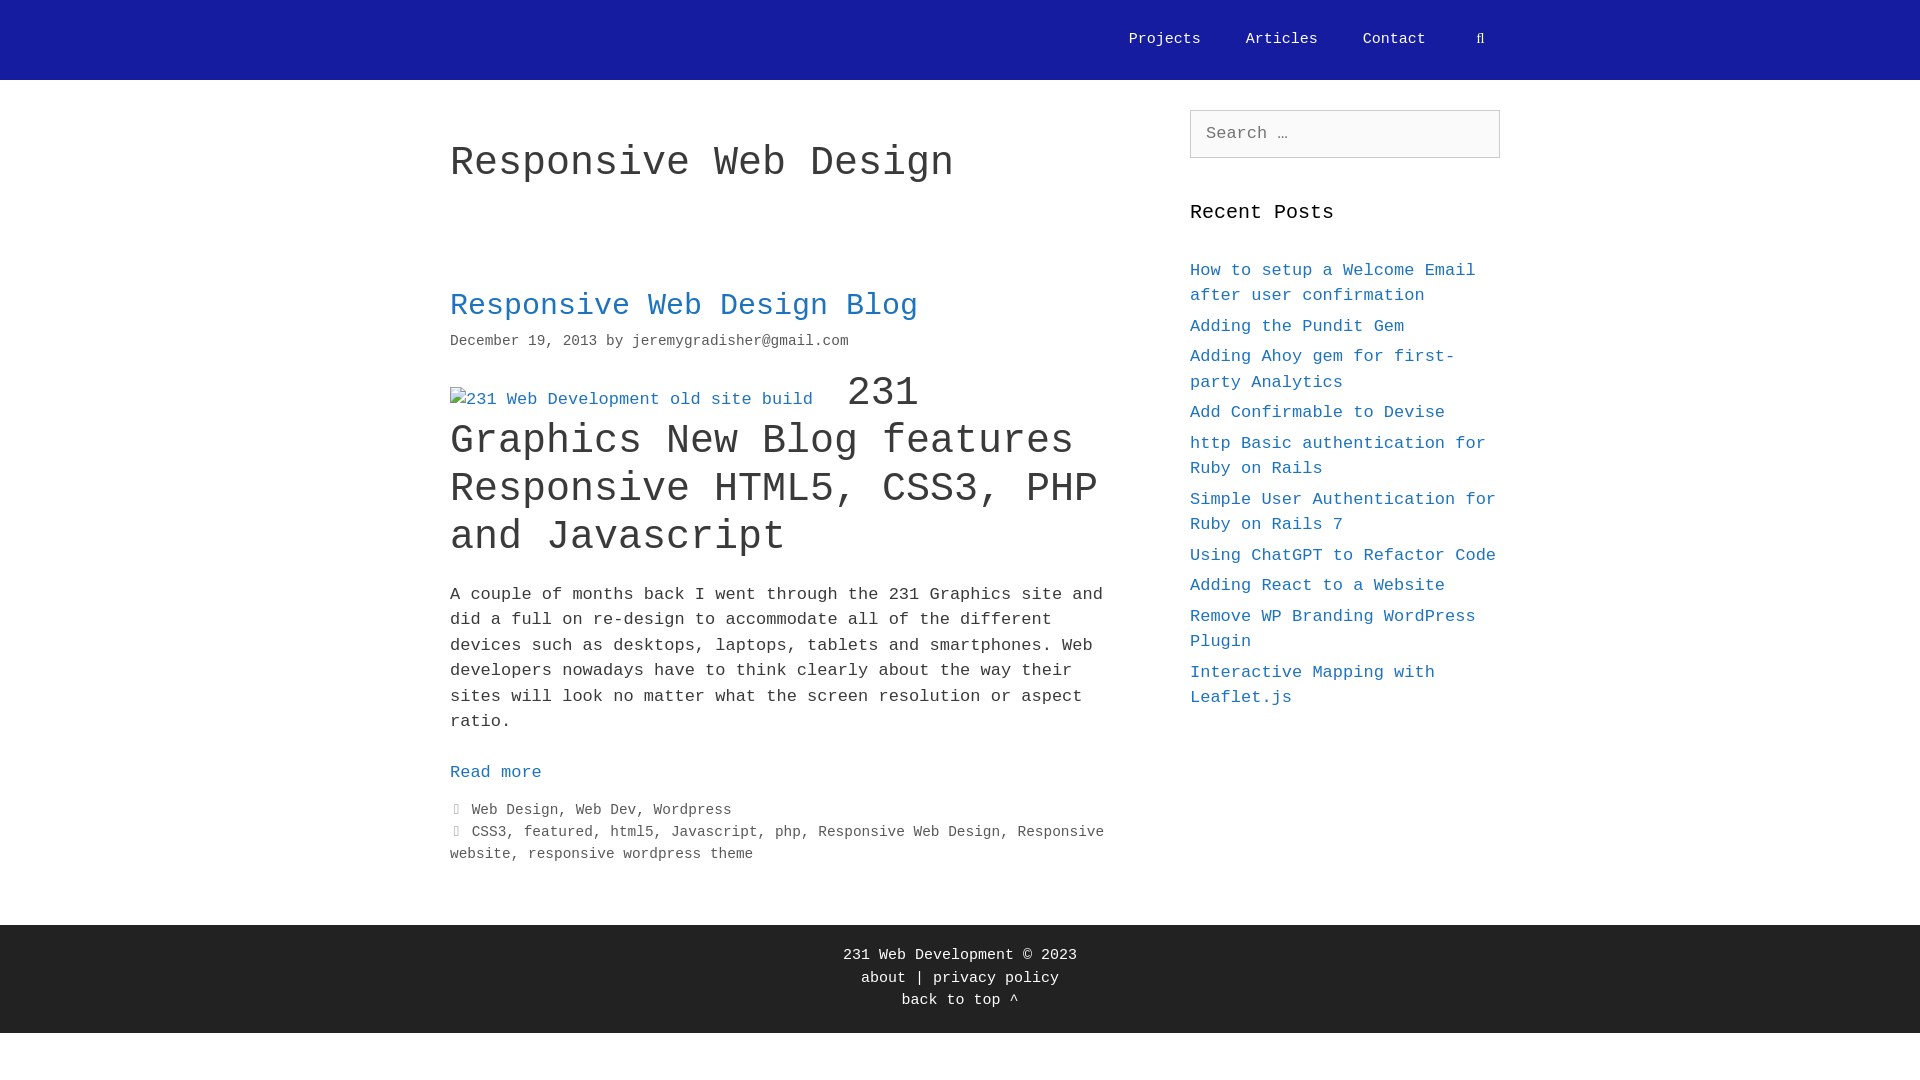 This screenshot has height=1080, width=1920. I want to click on 'html5', so click(608, 832).